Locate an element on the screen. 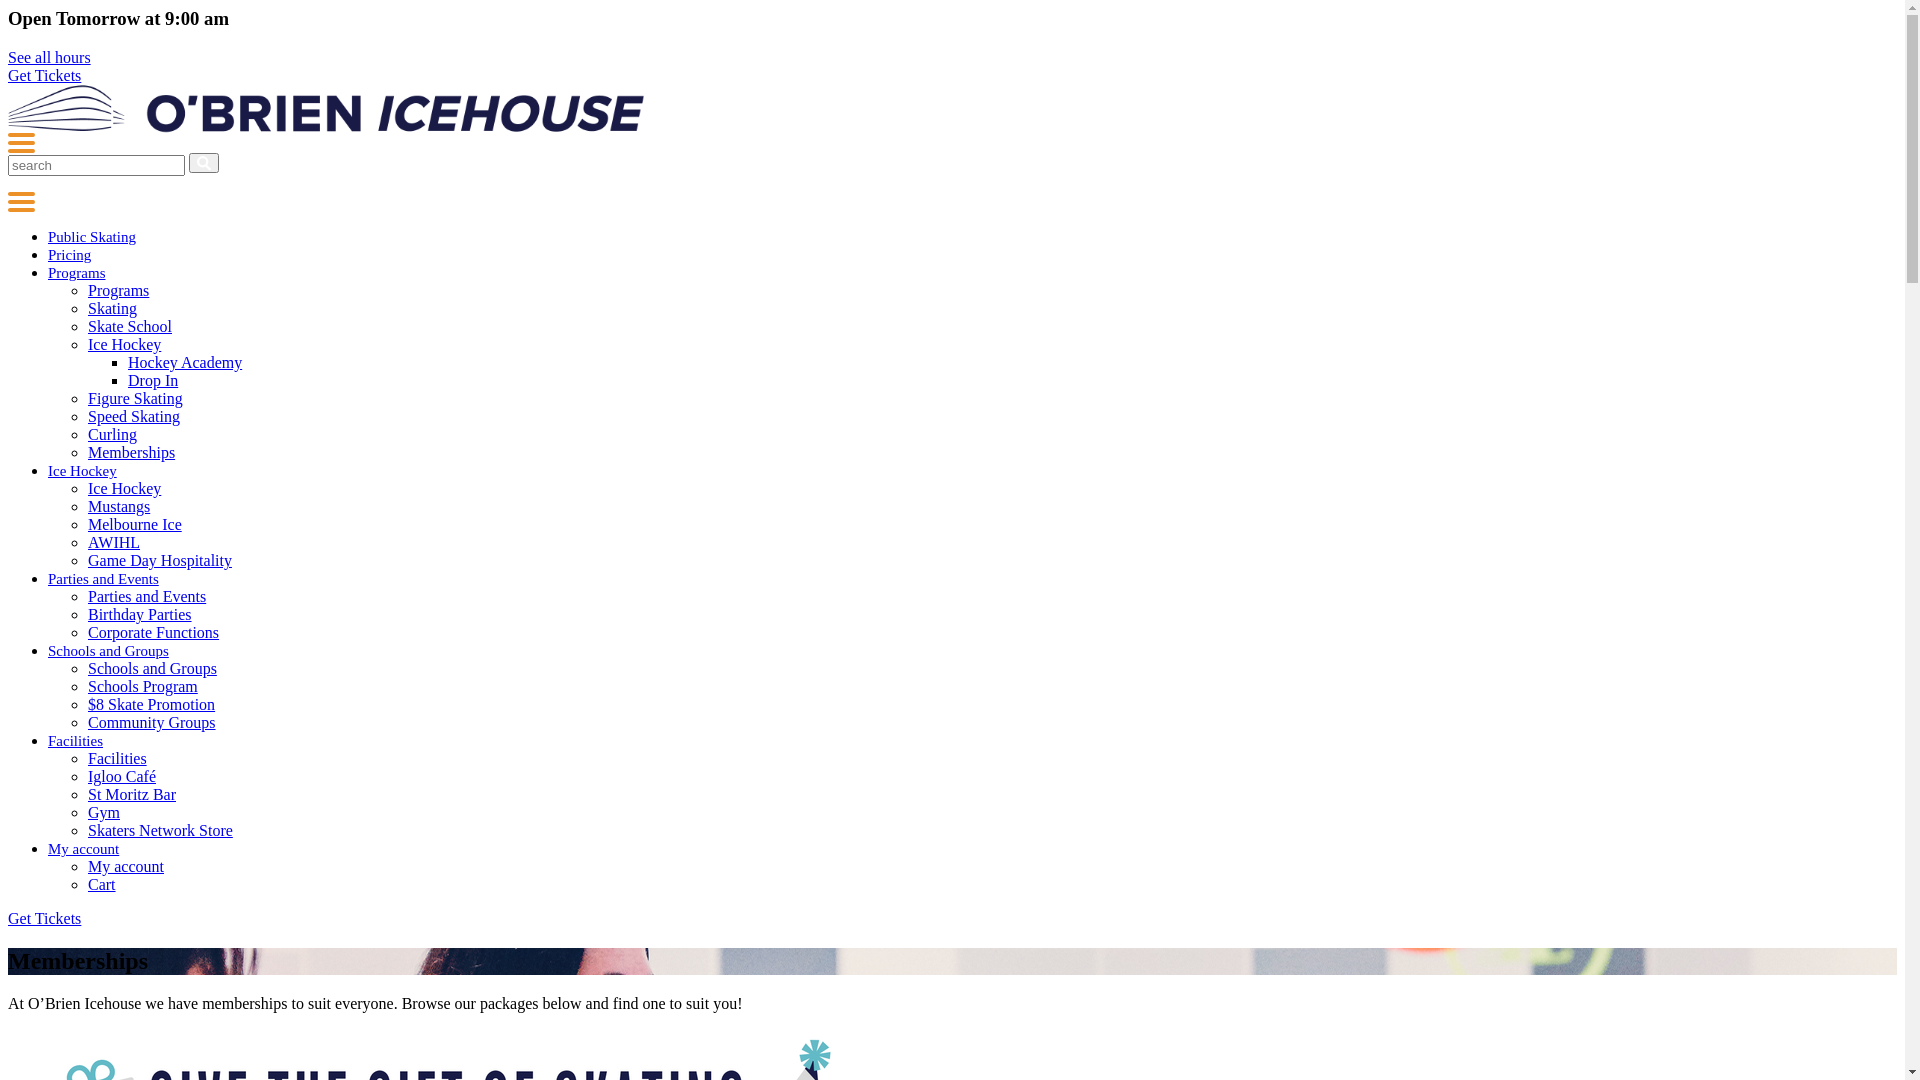 This screenshot has height=1080, width=1920. 'Gym' is located at coordinates (86, 812).